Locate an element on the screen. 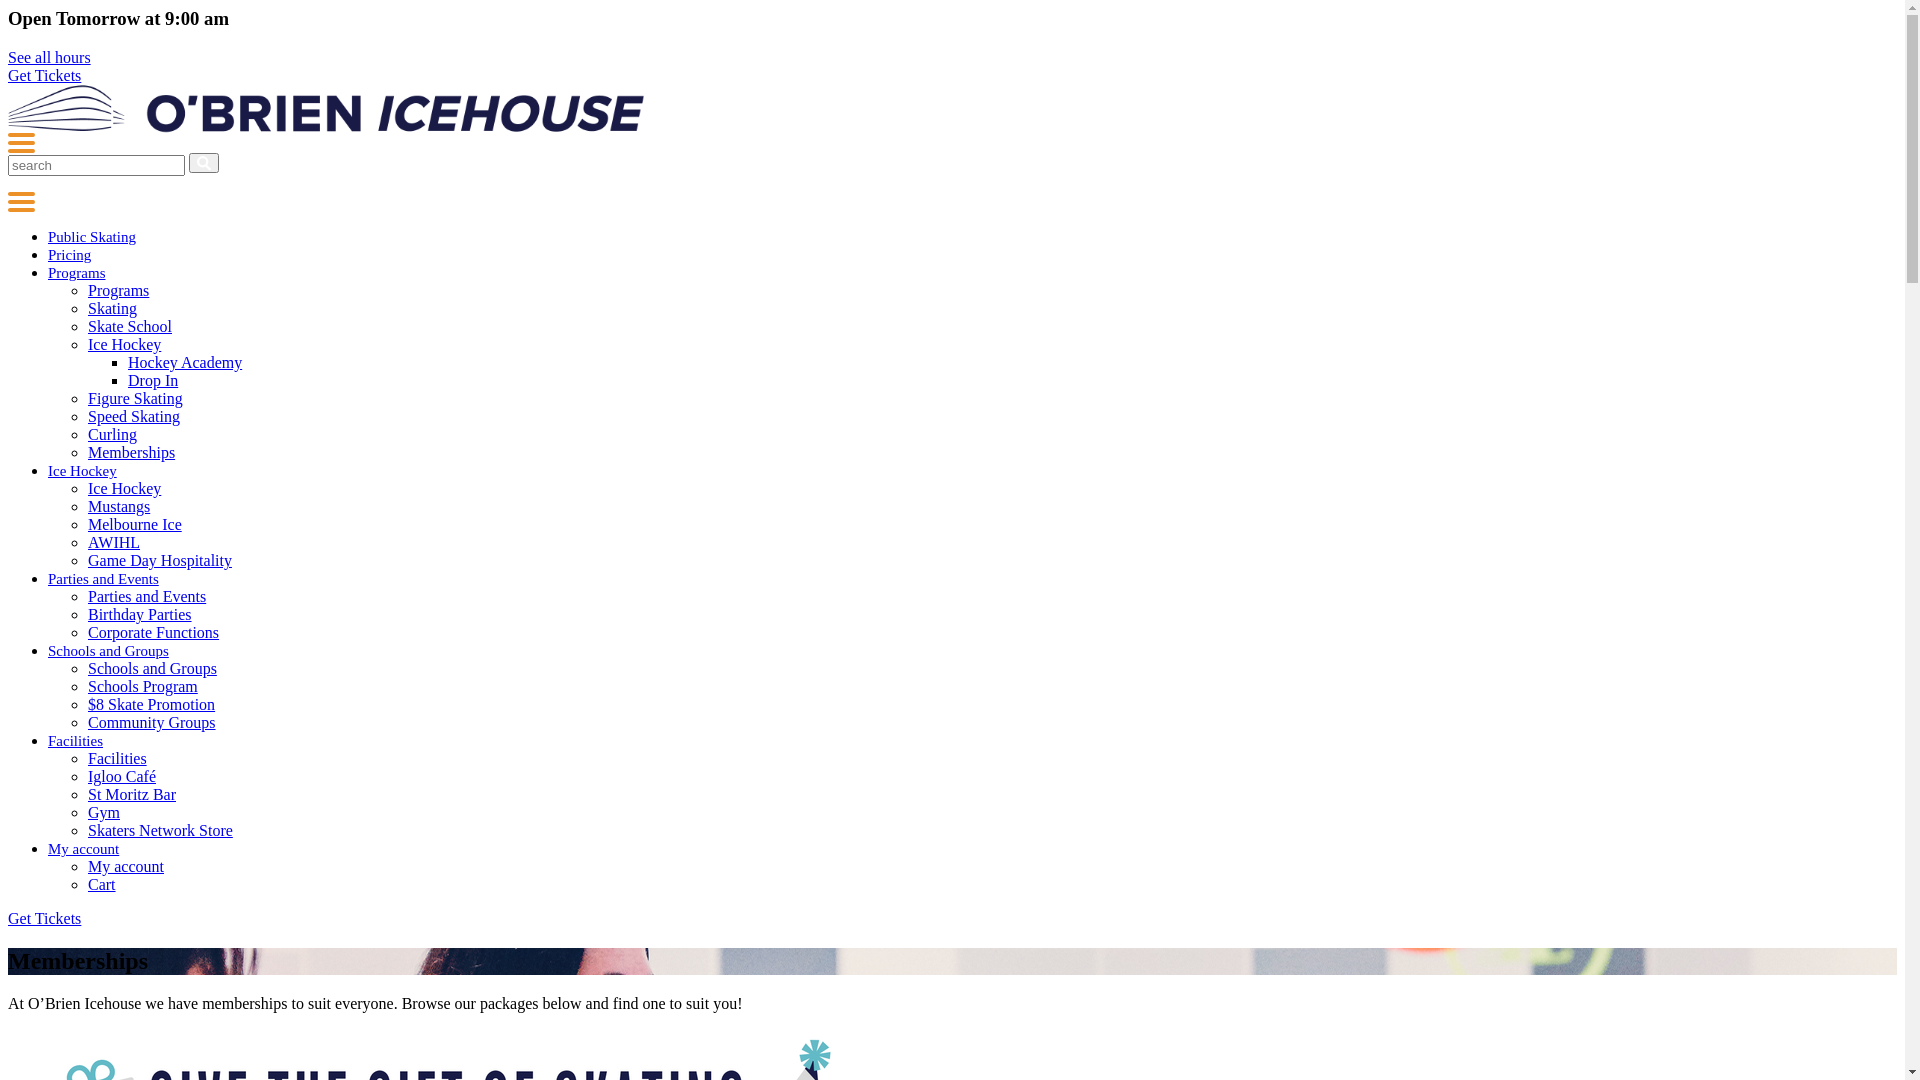 This screenshot has height=1080, width=1920. 'Gym' is located at coordinates (86, 812).